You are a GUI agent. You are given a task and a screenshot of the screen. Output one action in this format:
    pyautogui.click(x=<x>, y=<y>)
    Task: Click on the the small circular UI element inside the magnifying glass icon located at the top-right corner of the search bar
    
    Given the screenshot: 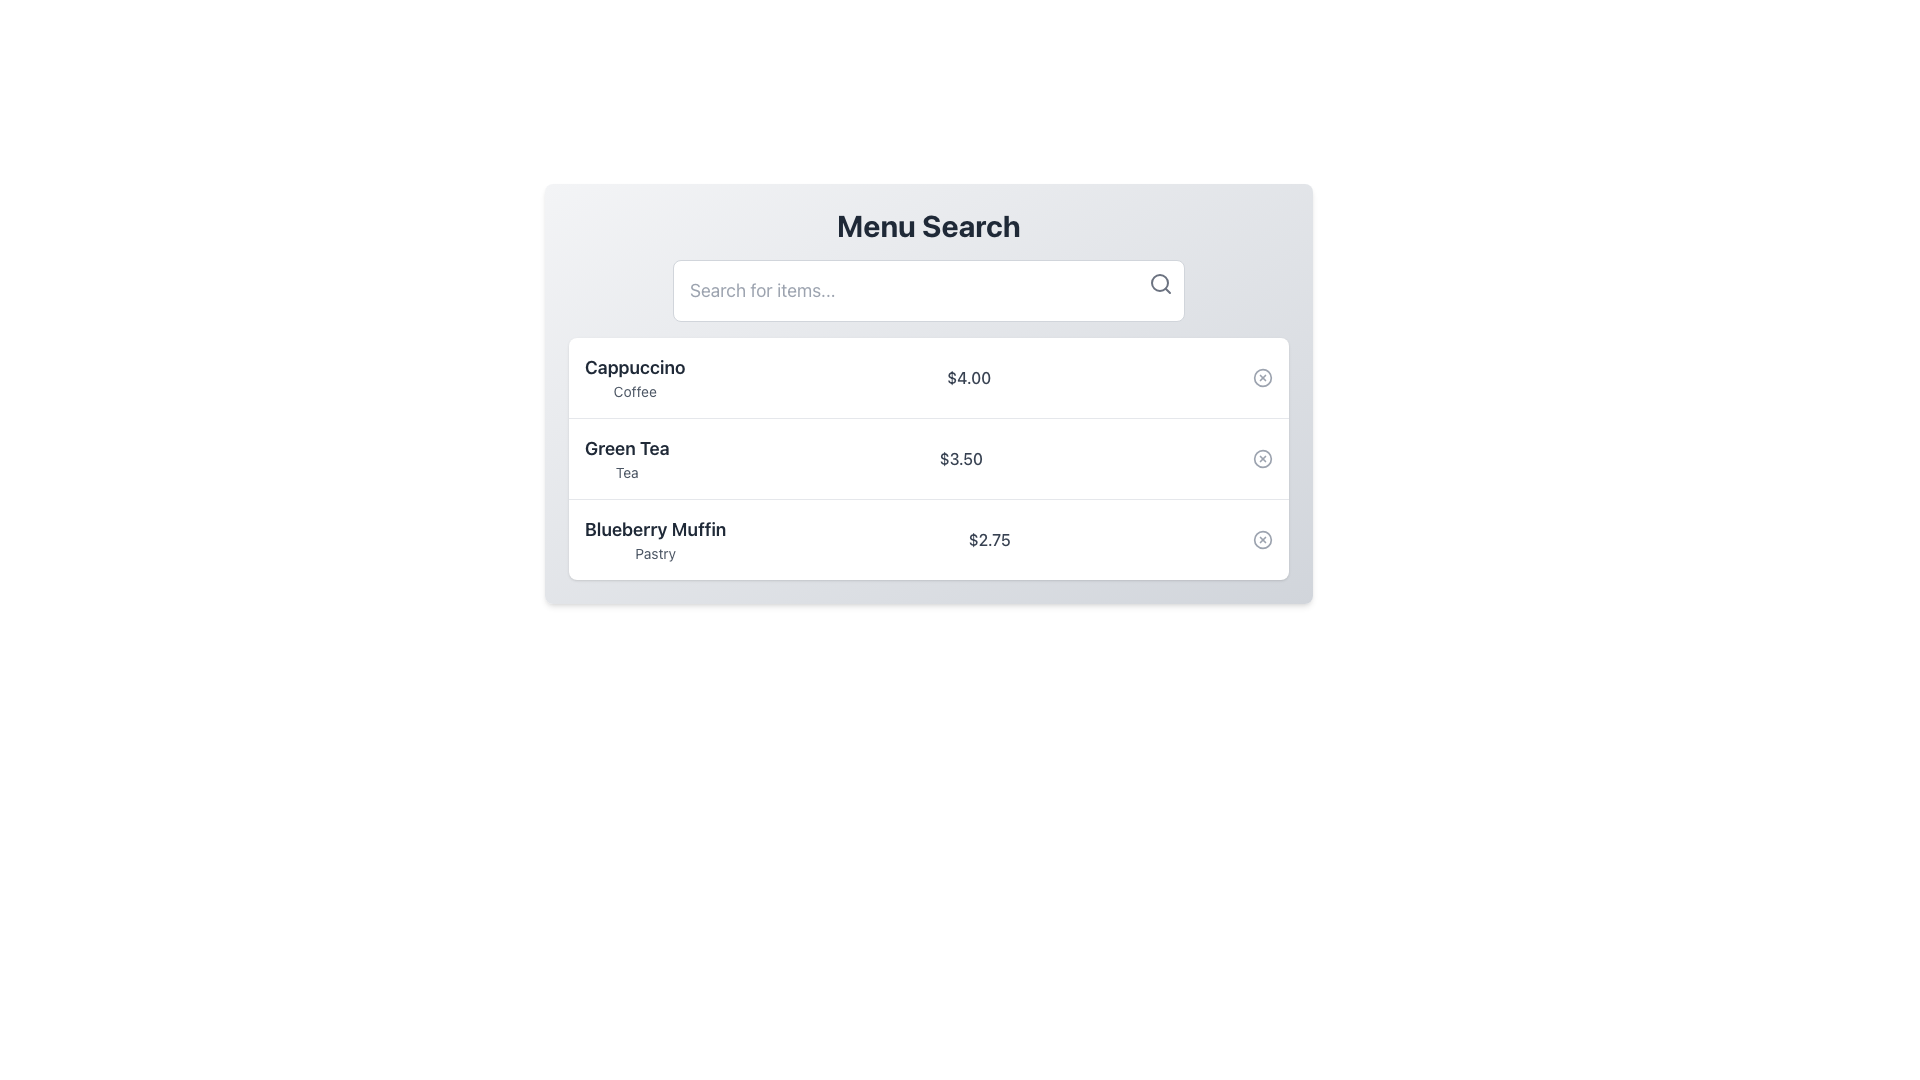 What is the action you would take?
    pyautogui.click(x=1160, y=282)
    